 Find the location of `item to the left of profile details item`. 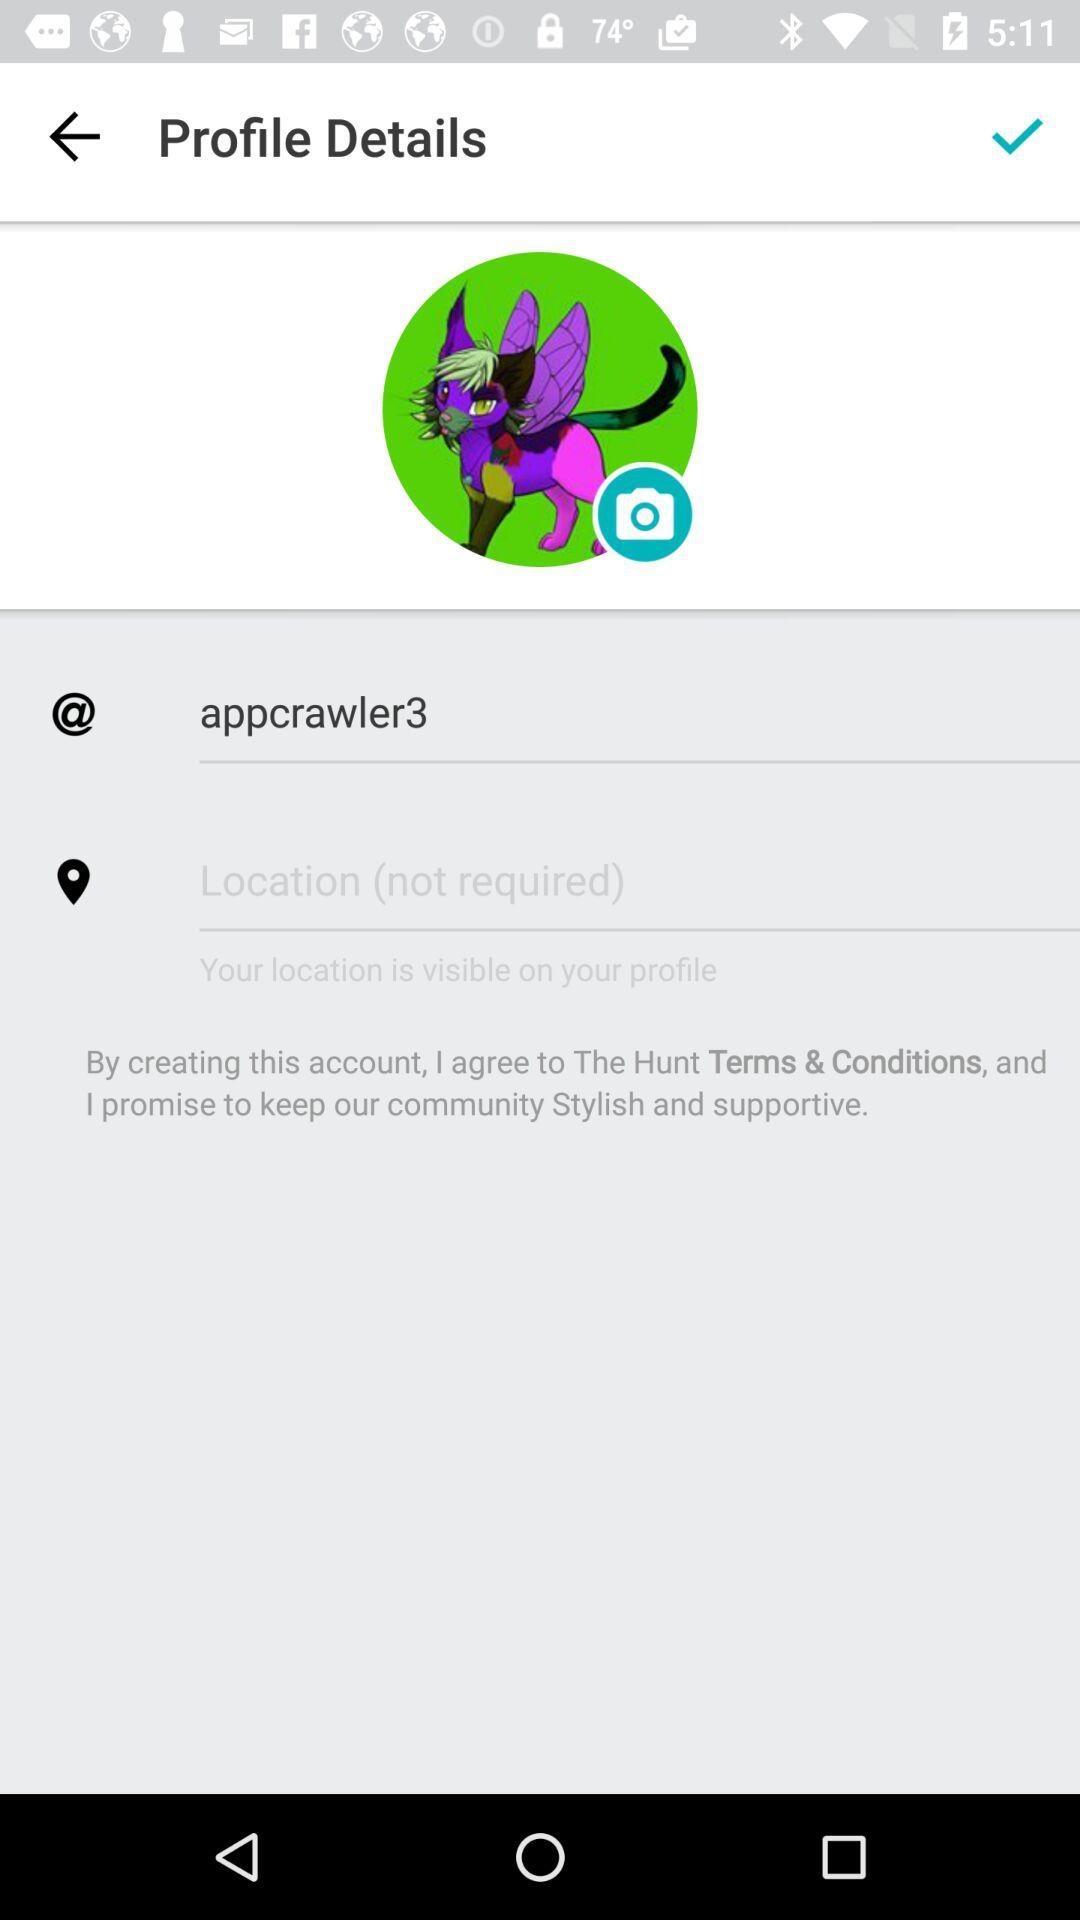

item to the left of profile details item is located at coordinates (72, 135).